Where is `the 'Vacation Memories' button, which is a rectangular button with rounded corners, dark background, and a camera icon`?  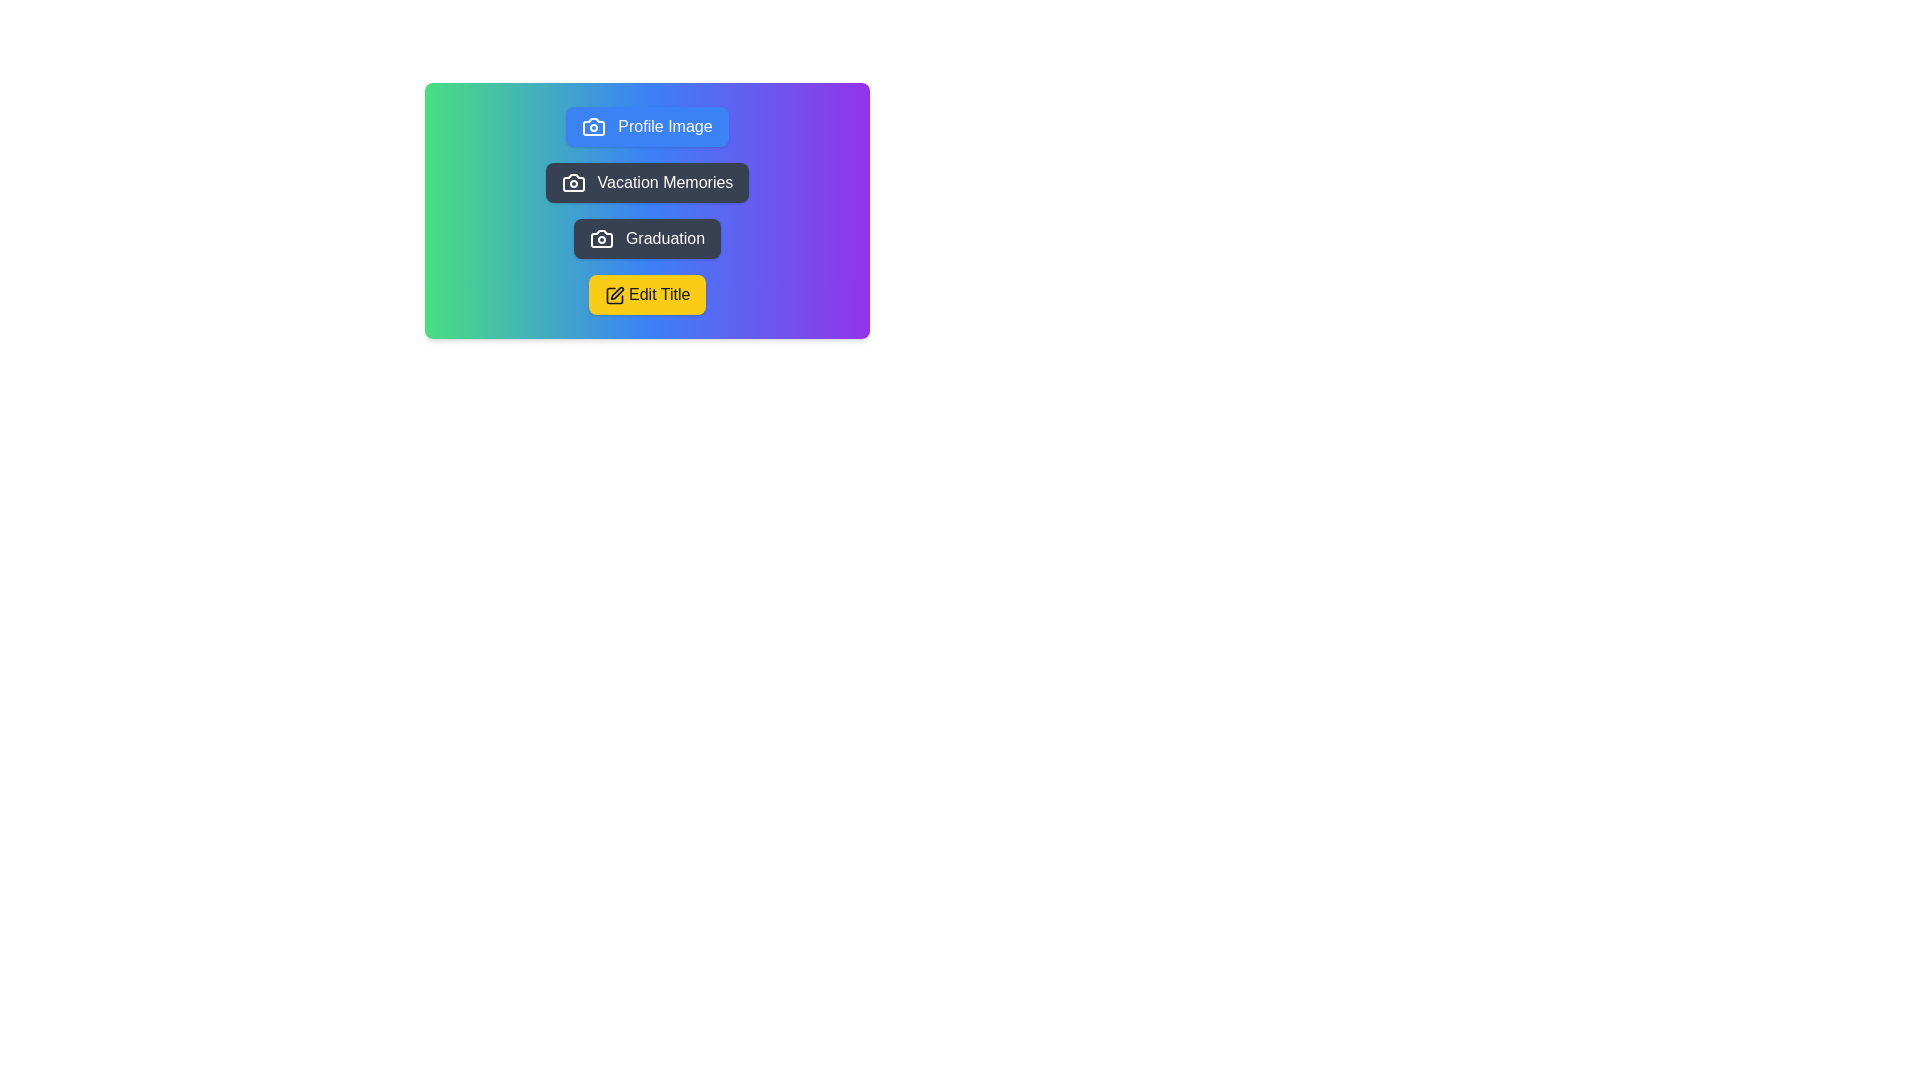
the 'Vacation Memories' button, which is a rectangular button with rounded corners, dark background, and a camera icon is located at coordinates (647, 182).